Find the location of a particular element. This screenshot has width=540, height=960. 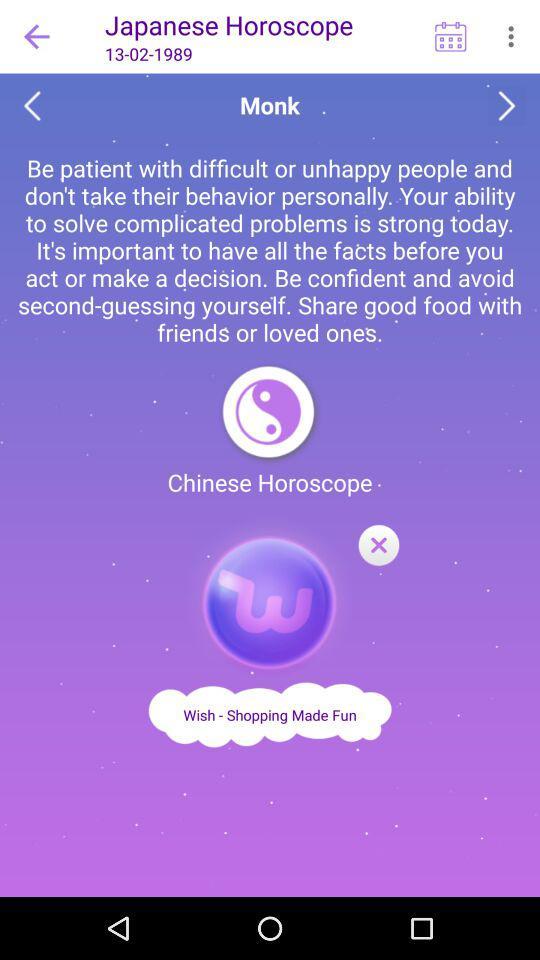

advertisement is located at coordinates (270, 714).